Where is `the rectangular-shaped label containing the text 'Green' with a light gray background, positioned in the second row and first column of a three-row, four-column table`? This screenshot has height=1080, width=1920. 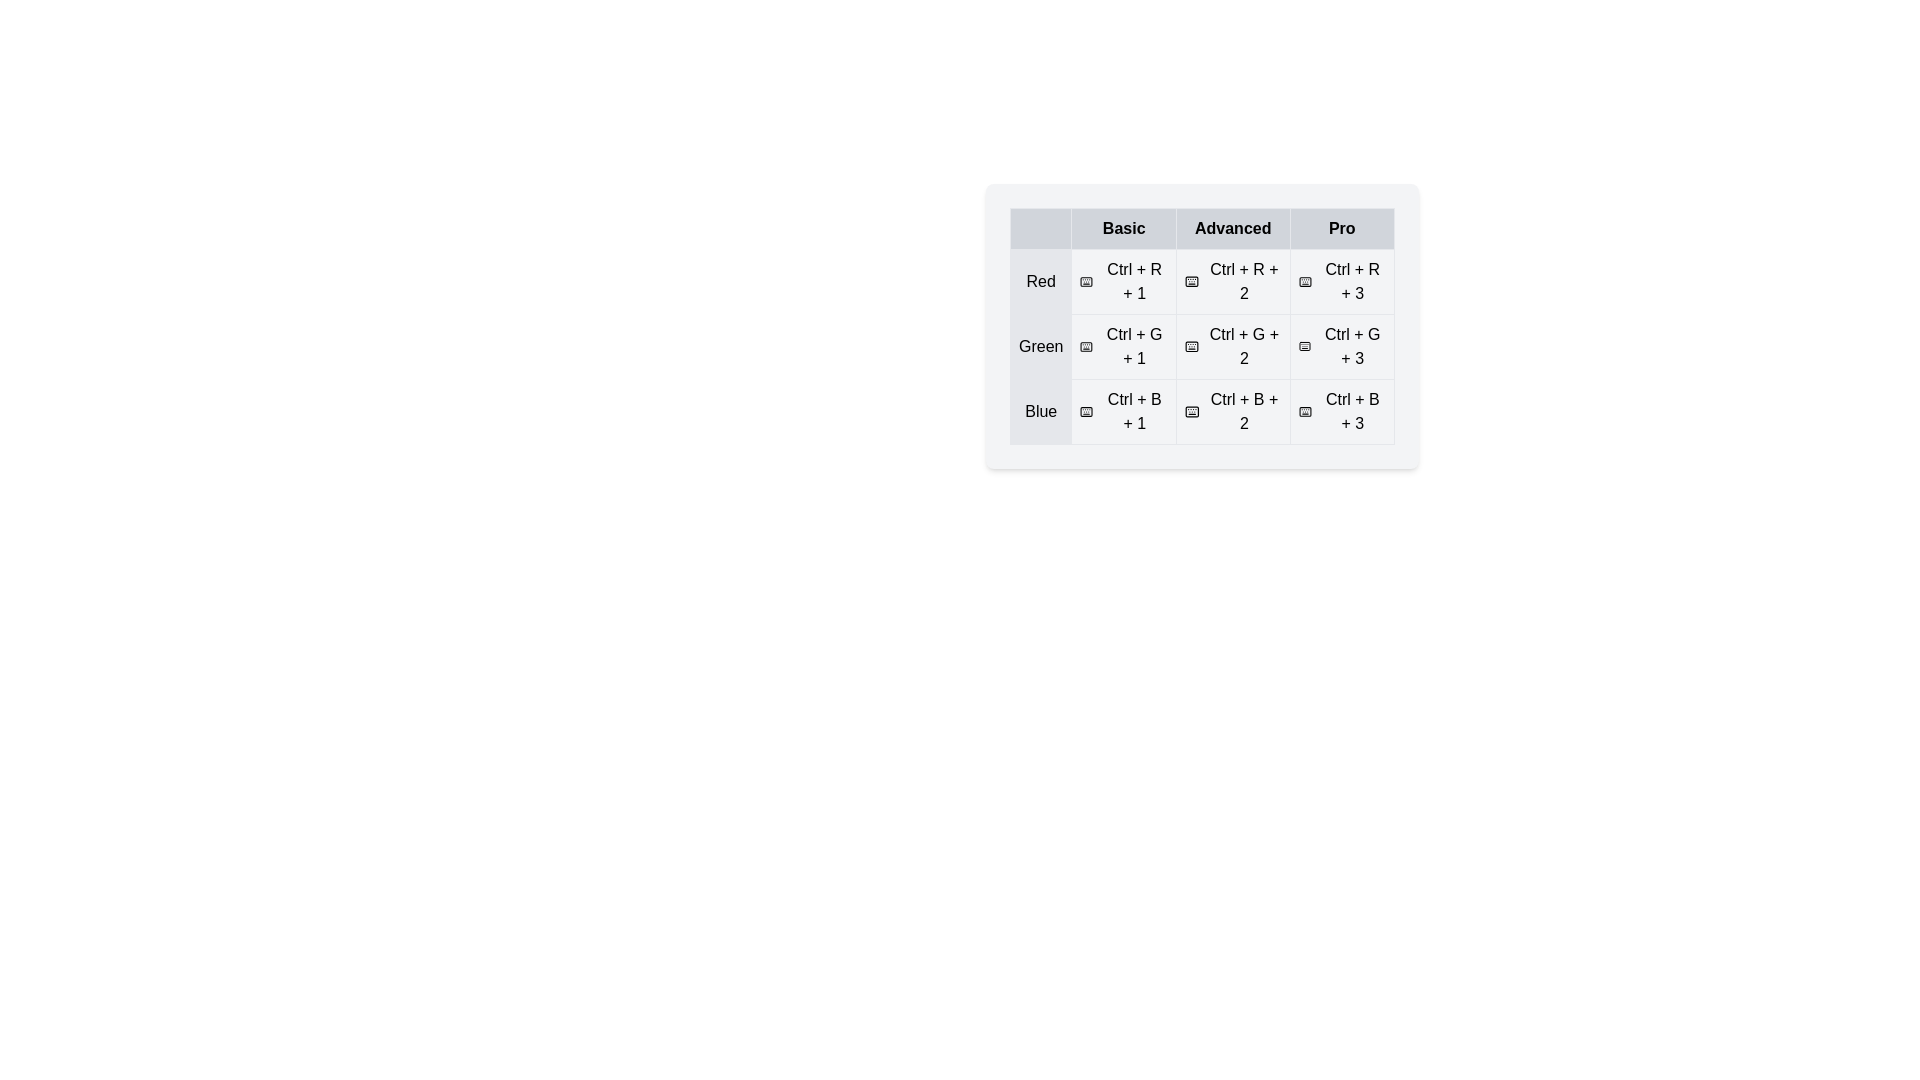 the rectangular-shaped label containing the text 'Green' with a light gray background, positioned in the second row and first column of a three-row, four-column table is located at coordinates (1040, 346).